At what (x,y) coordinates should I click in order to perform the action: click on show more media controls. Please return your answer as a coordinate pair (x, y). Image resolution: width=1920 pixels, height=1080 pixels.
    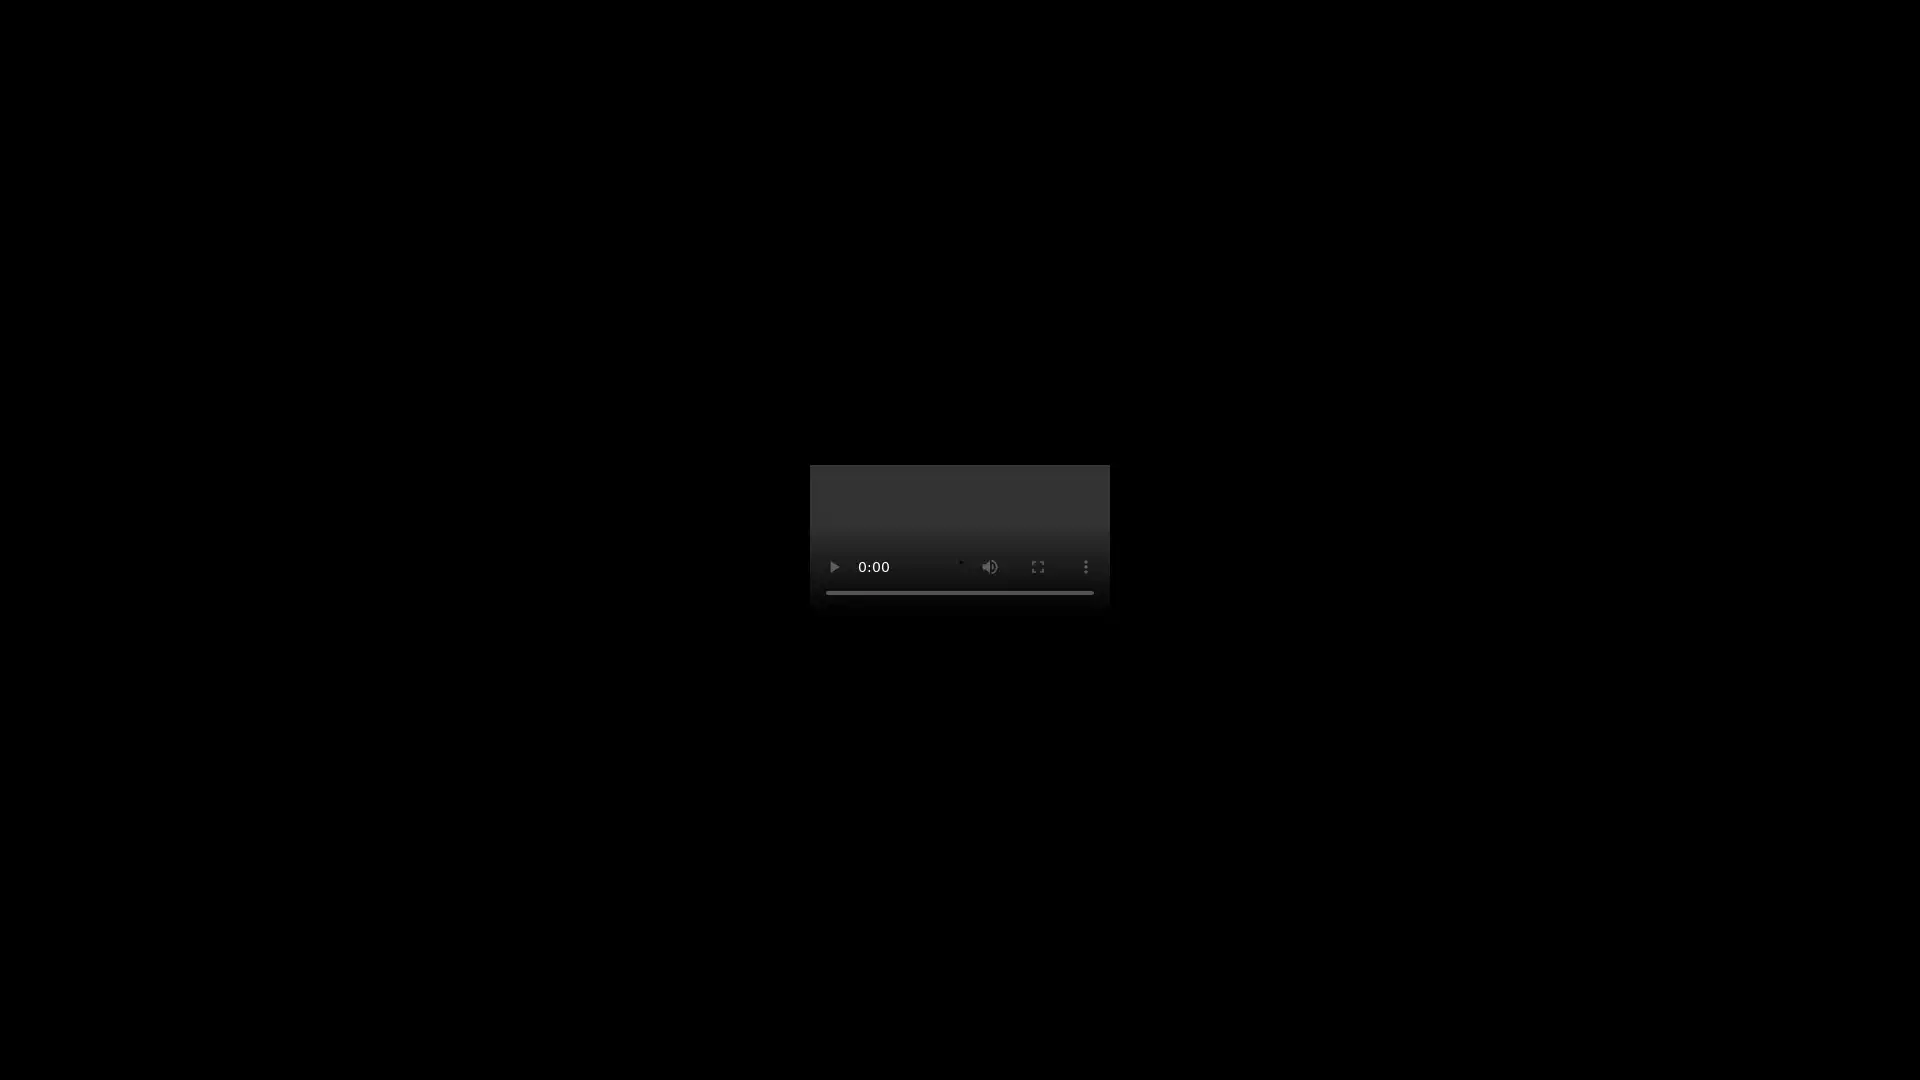
    Looking at the image, I should click on (1084, 567).